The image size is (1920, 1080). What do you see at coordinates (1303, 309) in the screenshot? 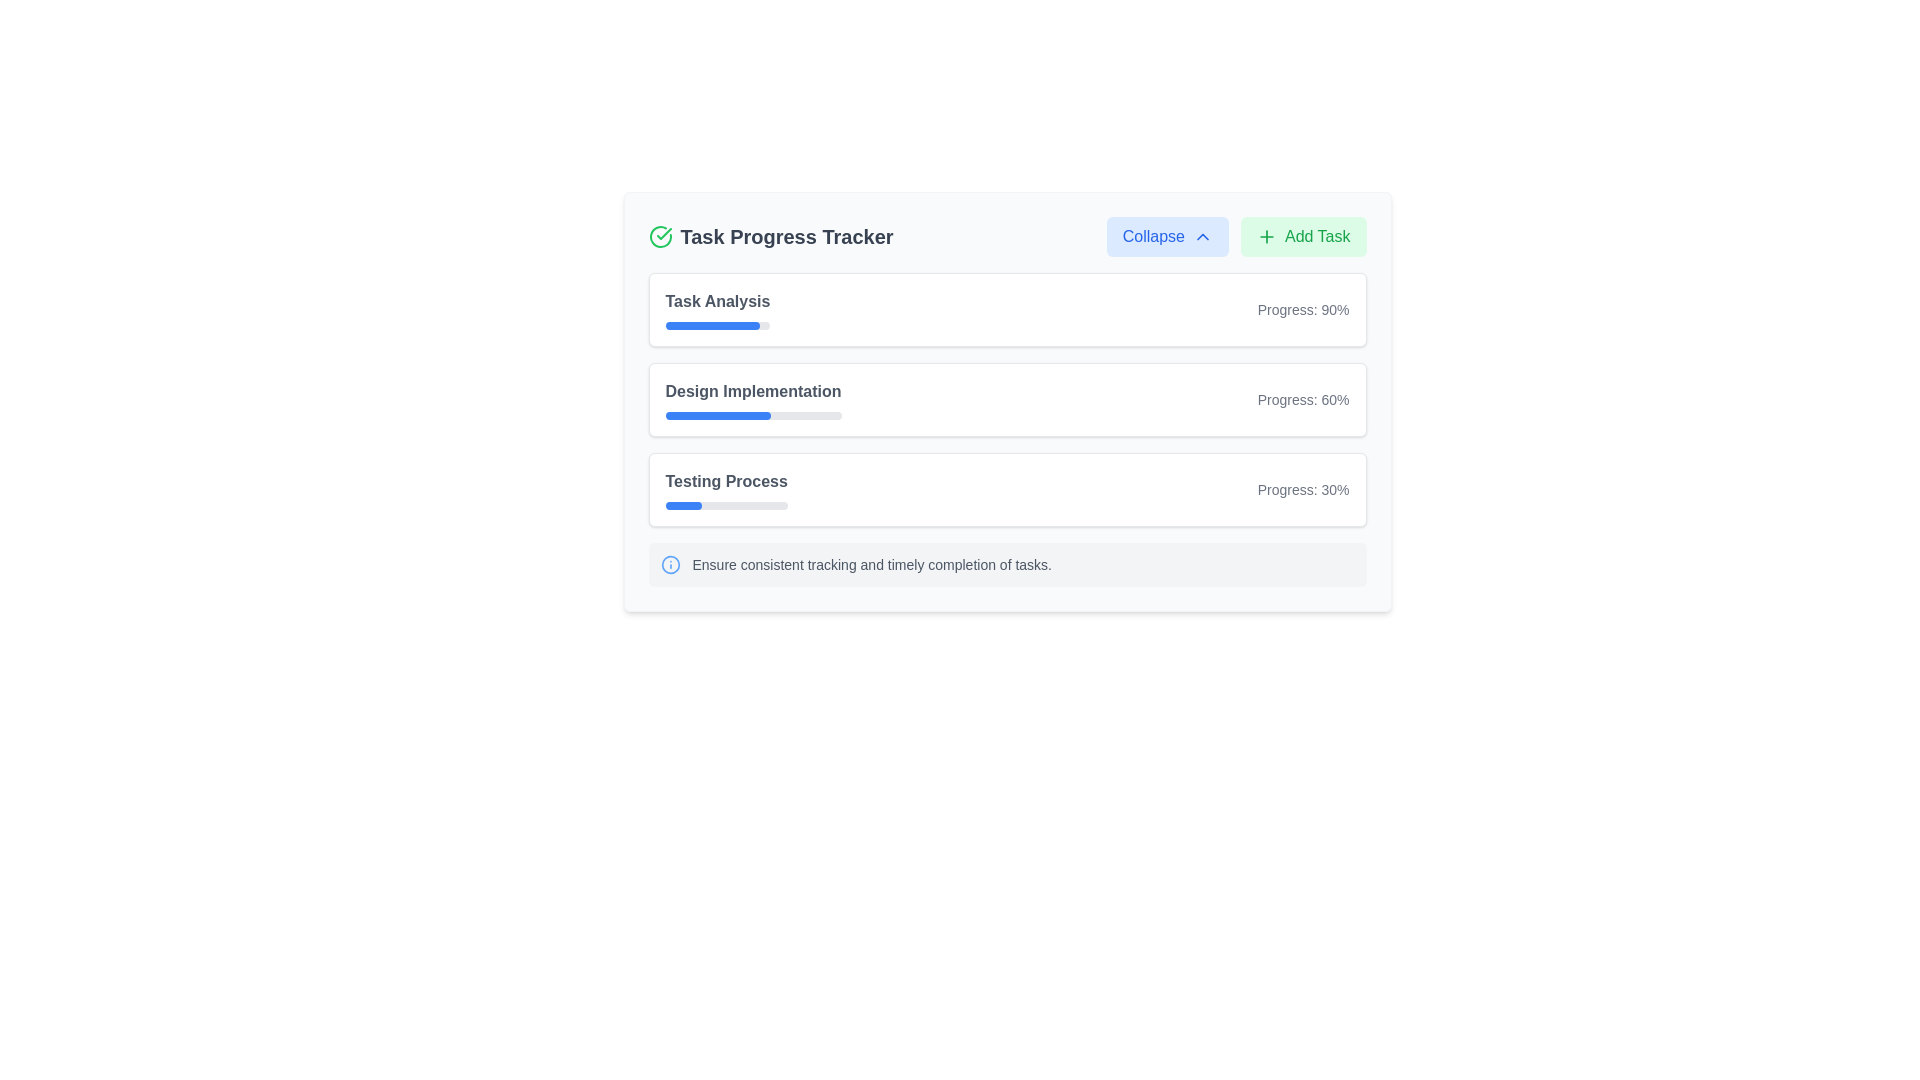
I see `the text label that indicates the progress status for 'Task Analysis'` at bounding box center [1303, 309].